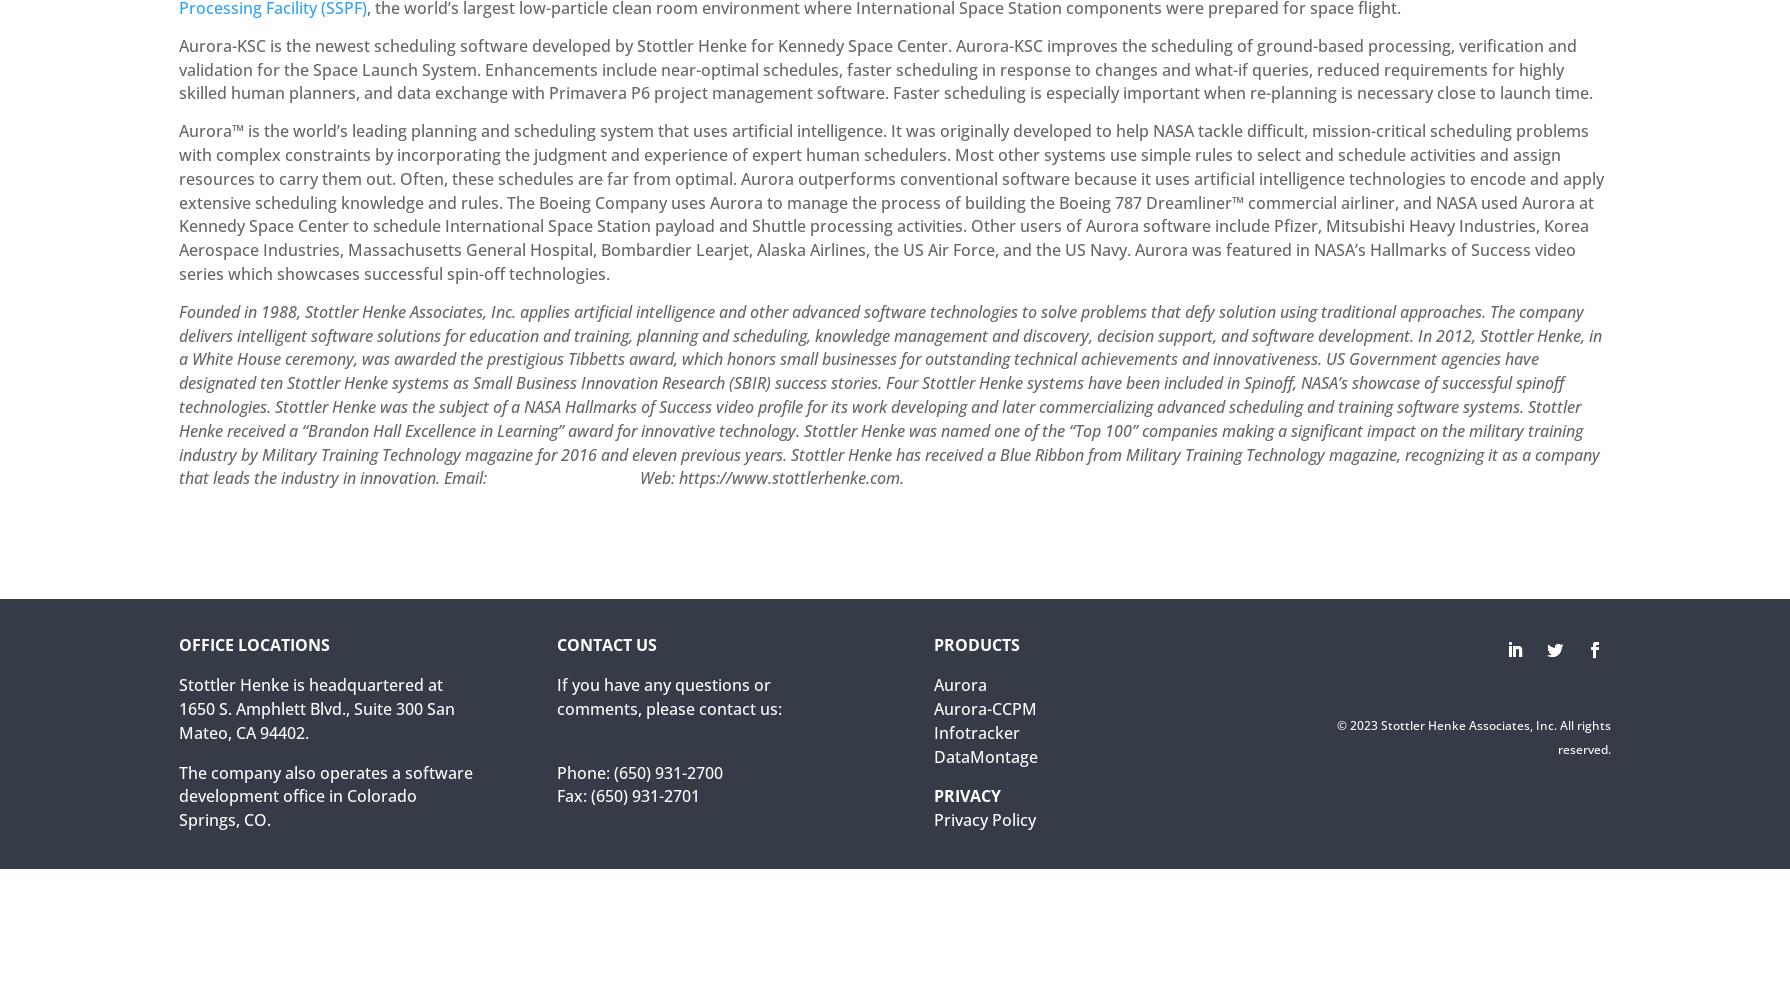  What do you see at coordinates (767, 477) in the screenshot?
I see `'Web: https://www.stottlerhenke.com.'` at bounding box center [767, 477].